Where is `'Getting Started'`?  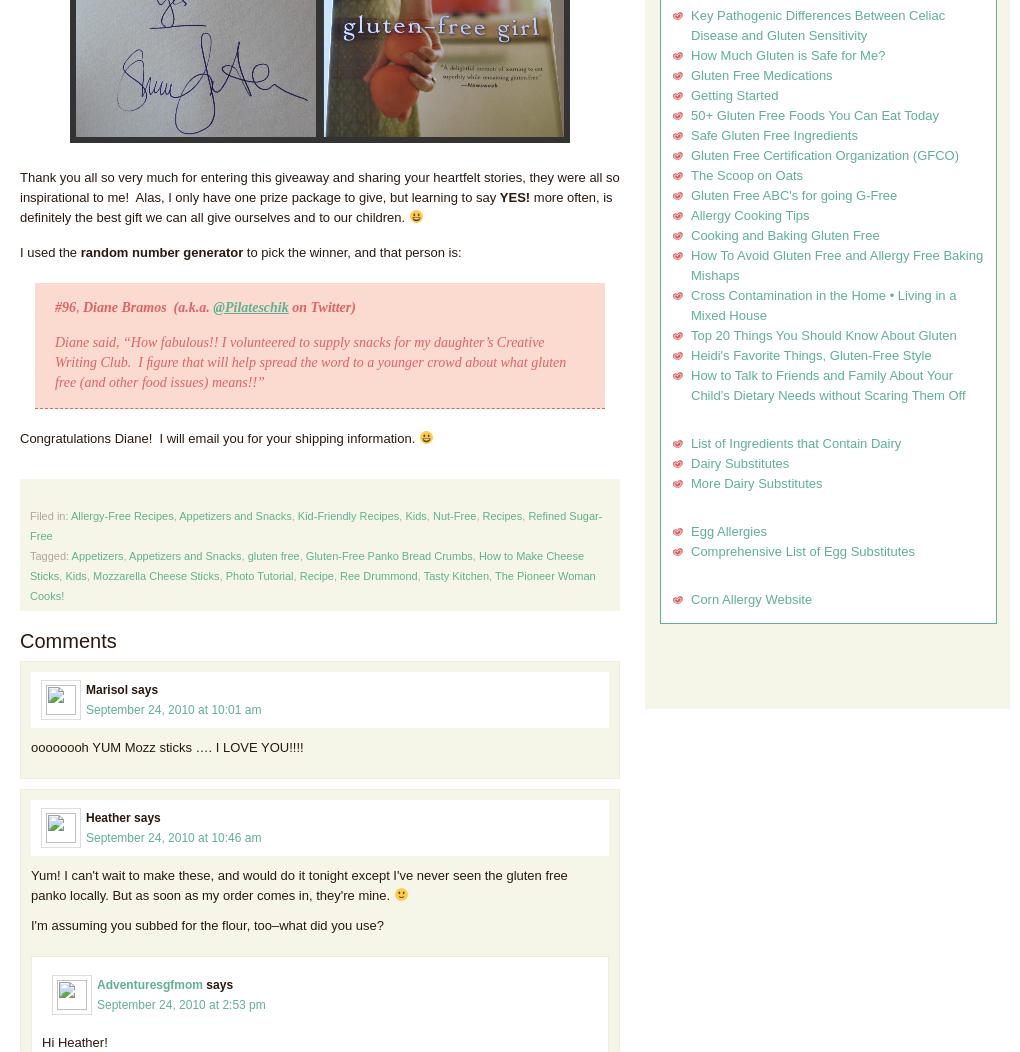 'Getting Started' is located at coordinates (734, 95).